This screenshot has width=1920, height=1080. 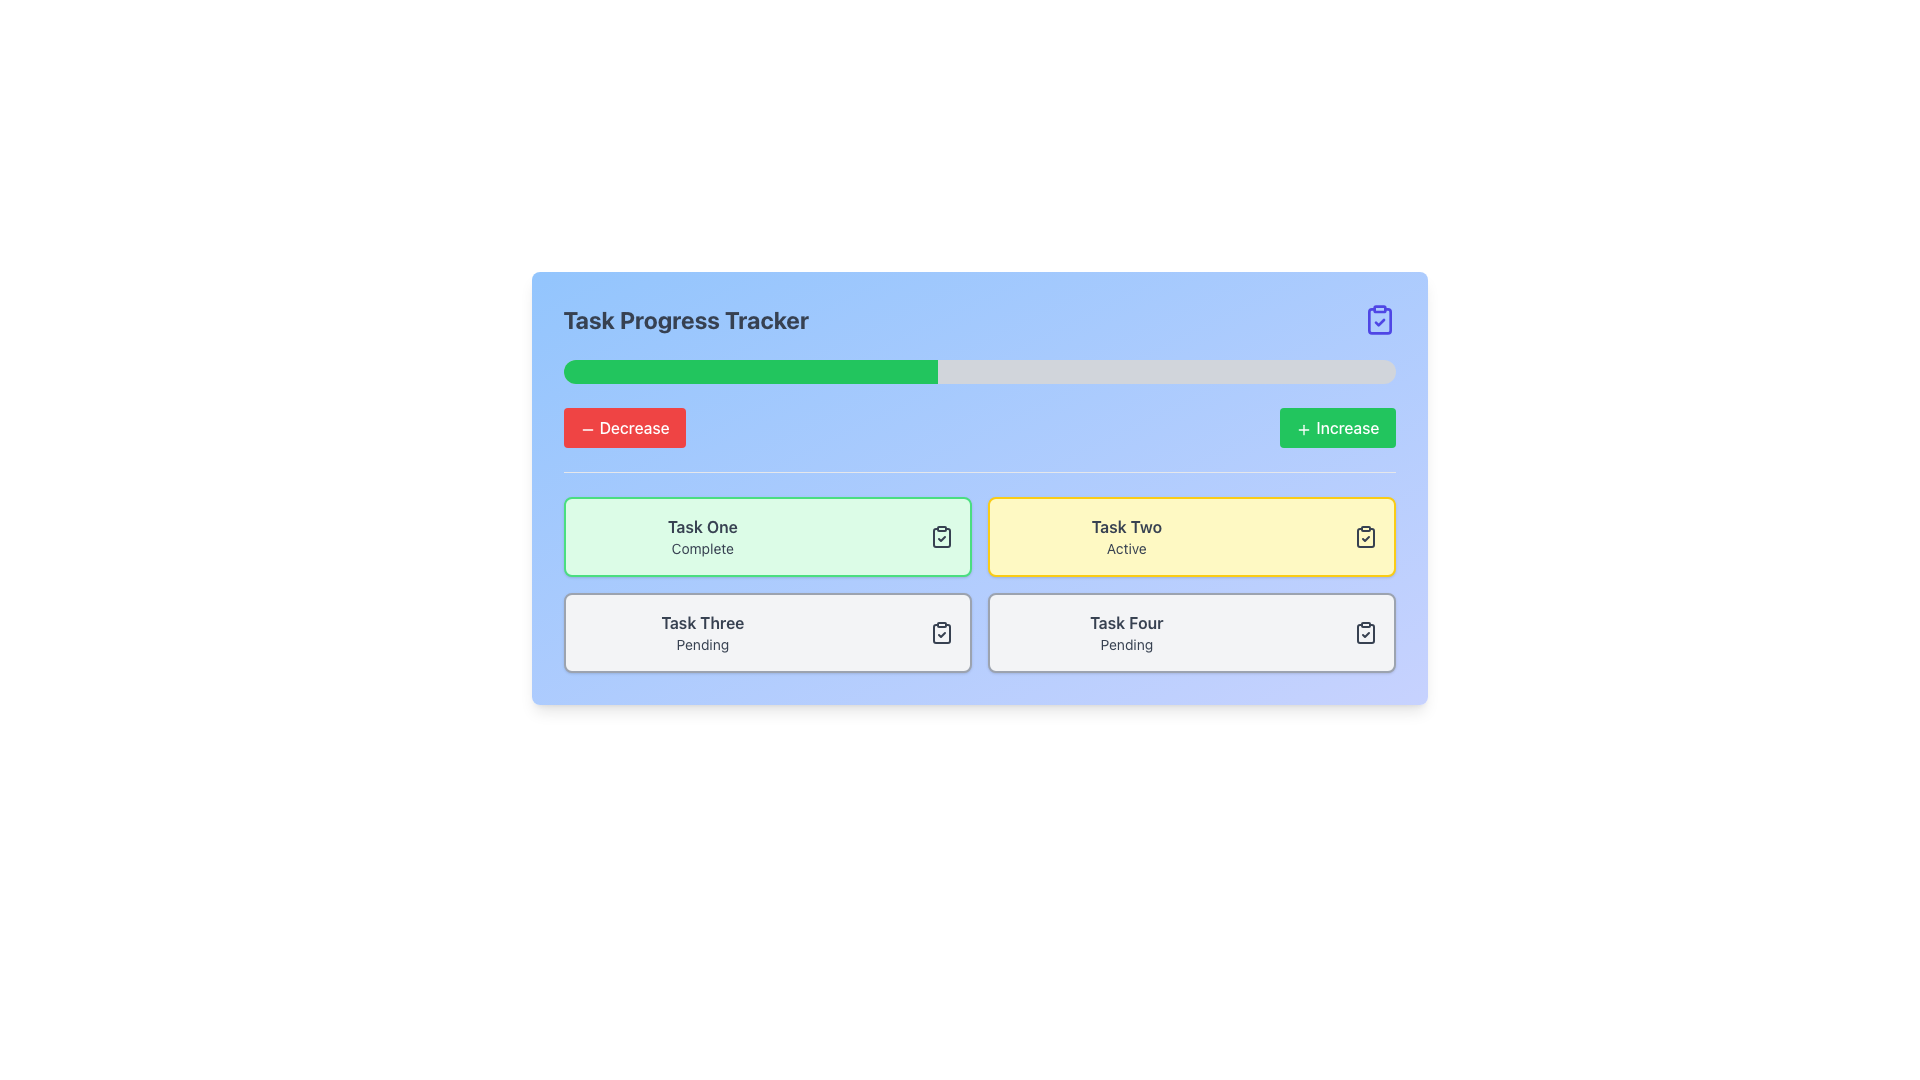 I want to click on the text label indicating the task title 'Task Two' with status 'Active', located in the yellow-highlighted task card in the task list grid, so click(x=1126, y=535).